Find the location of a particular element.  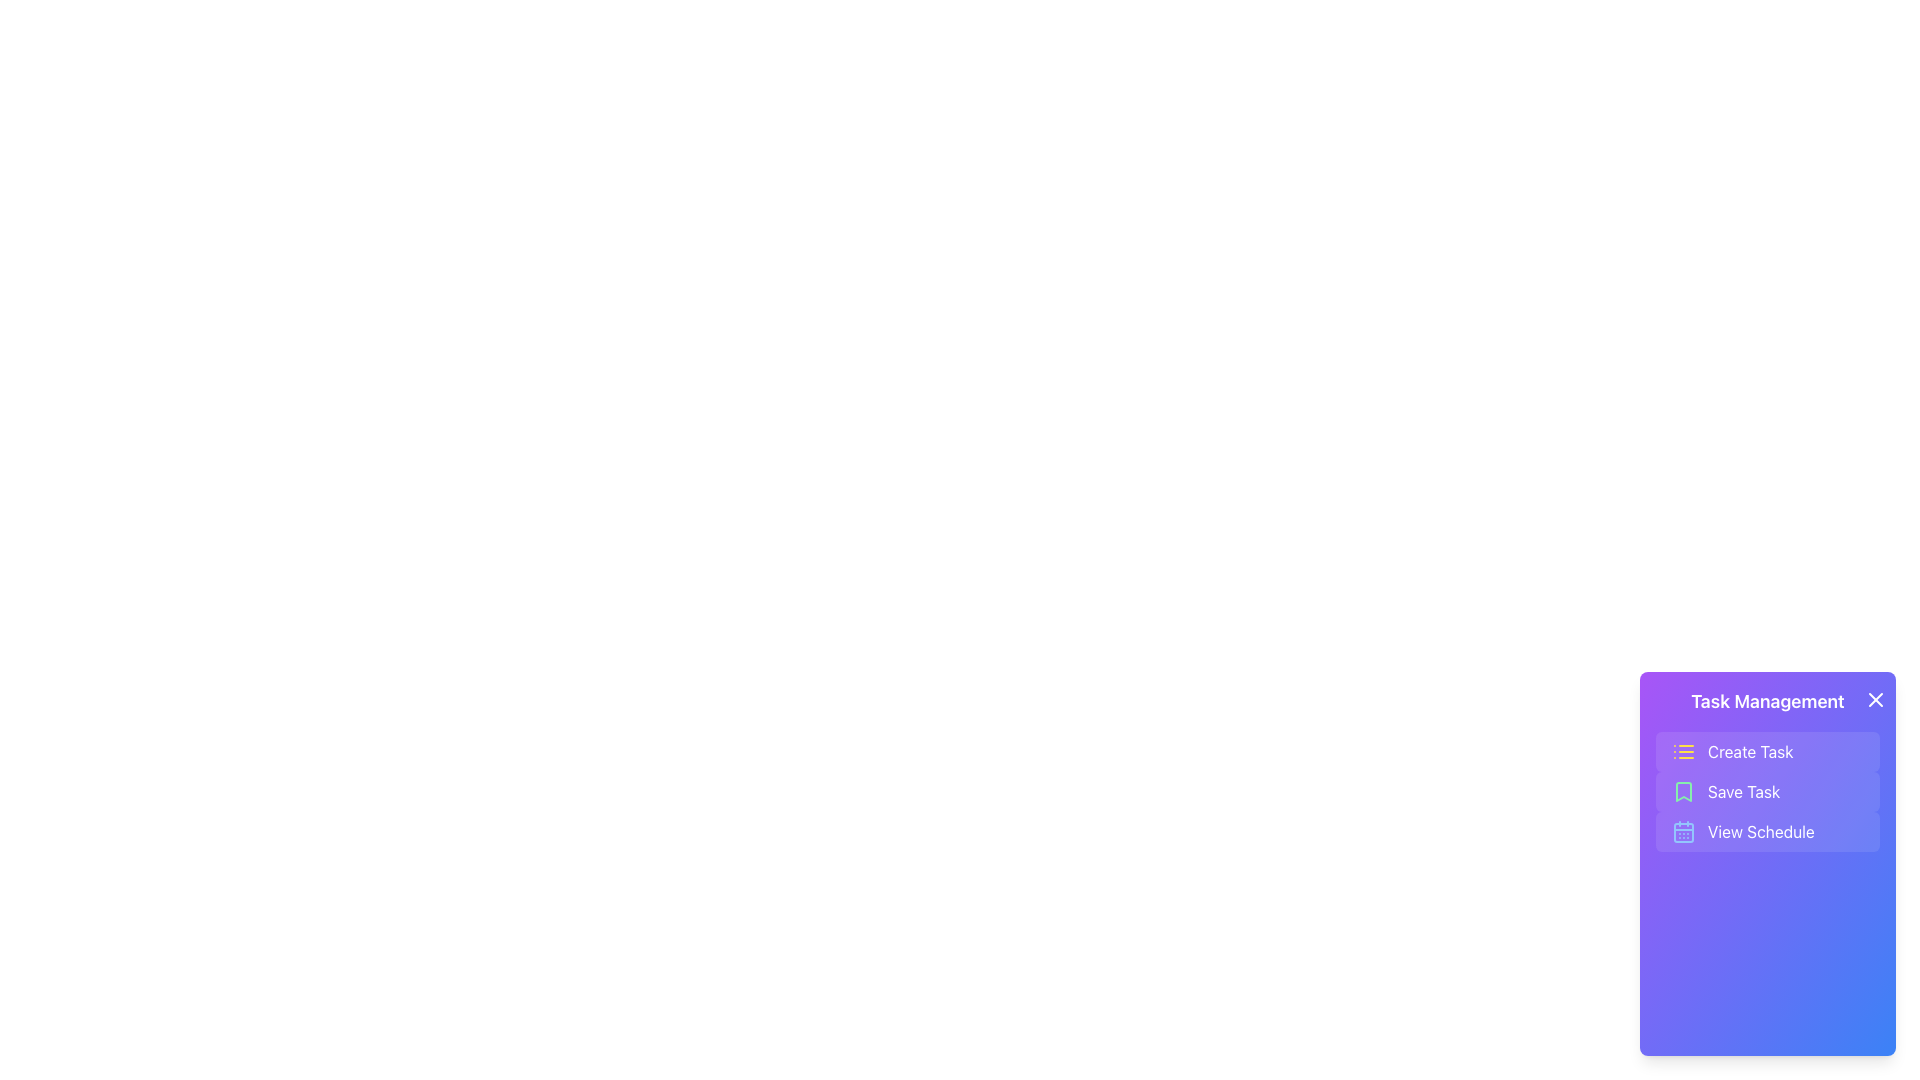

the first button in the 'Task Management' panel to create a new task is located at coordinates (1767, 752).